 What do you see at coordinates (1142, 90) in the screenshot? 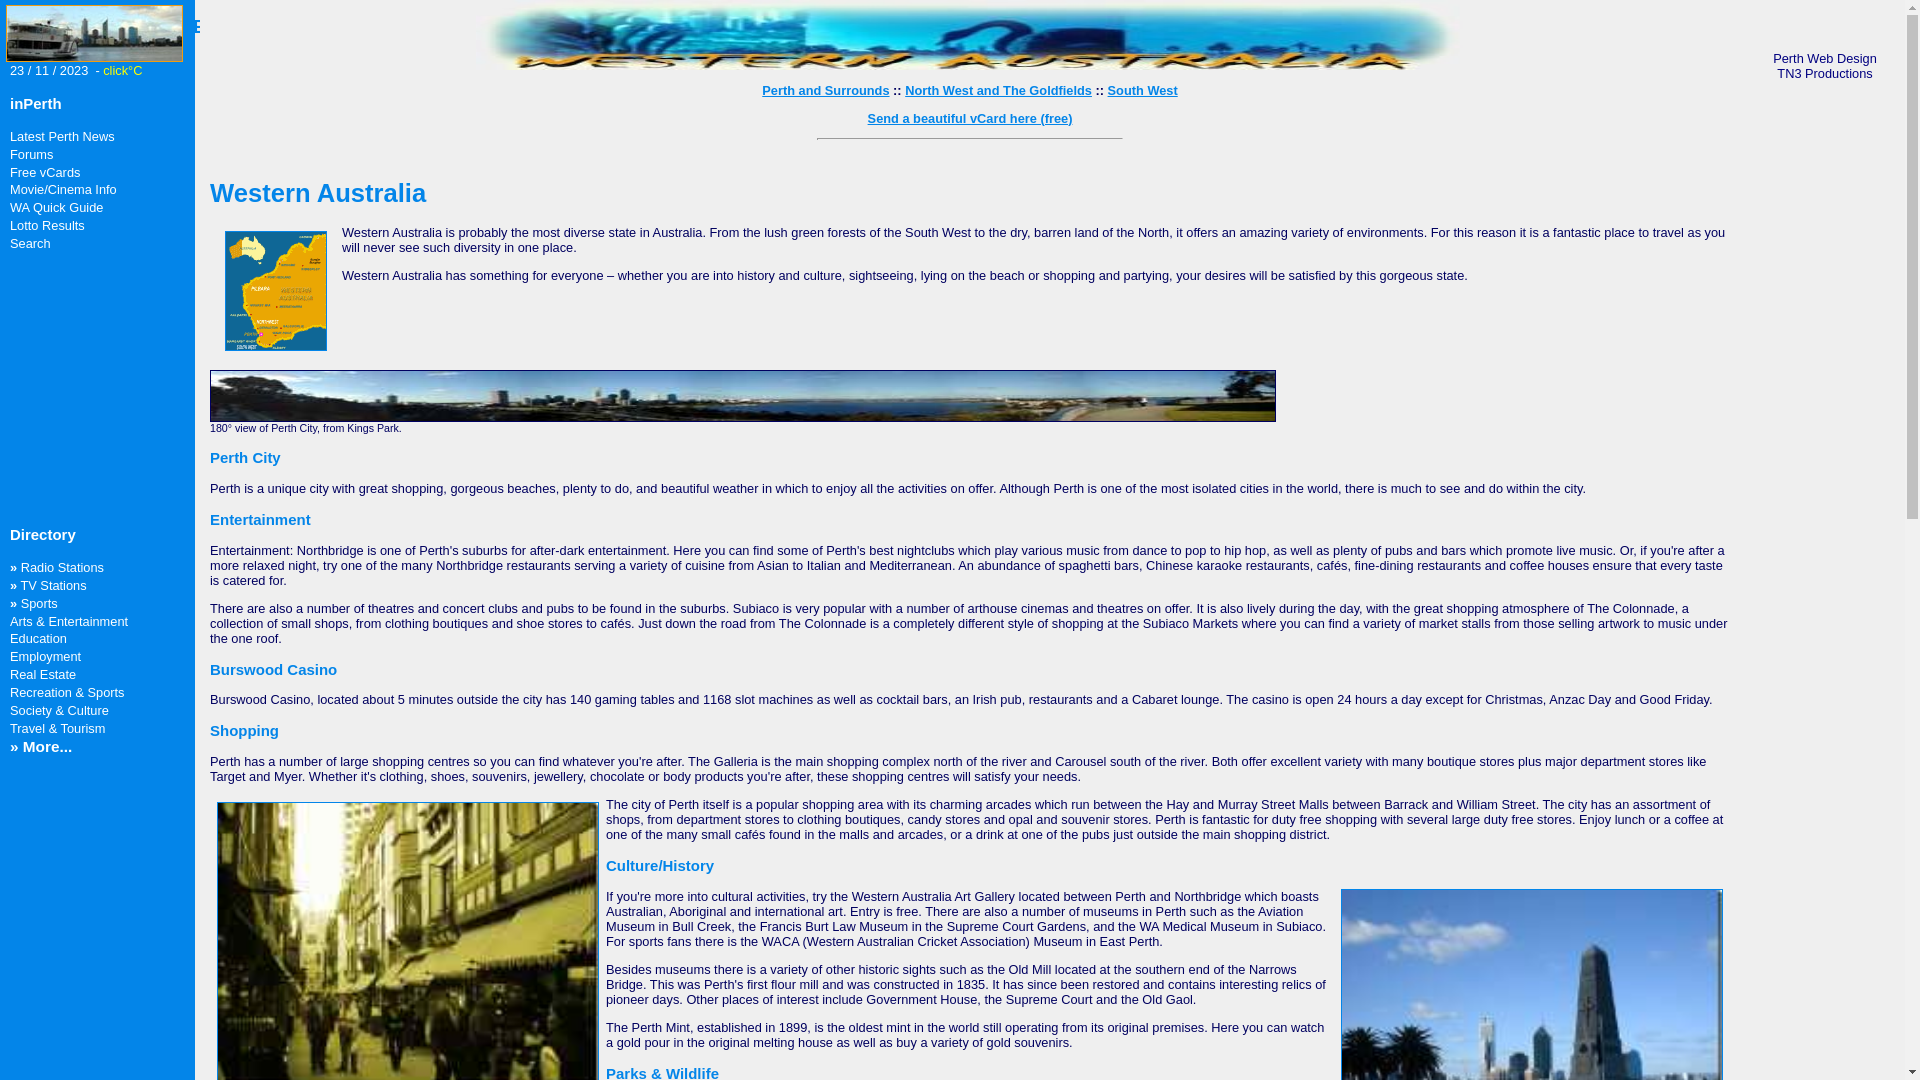
I see `'South West'` at bounding box center [1142, 90].